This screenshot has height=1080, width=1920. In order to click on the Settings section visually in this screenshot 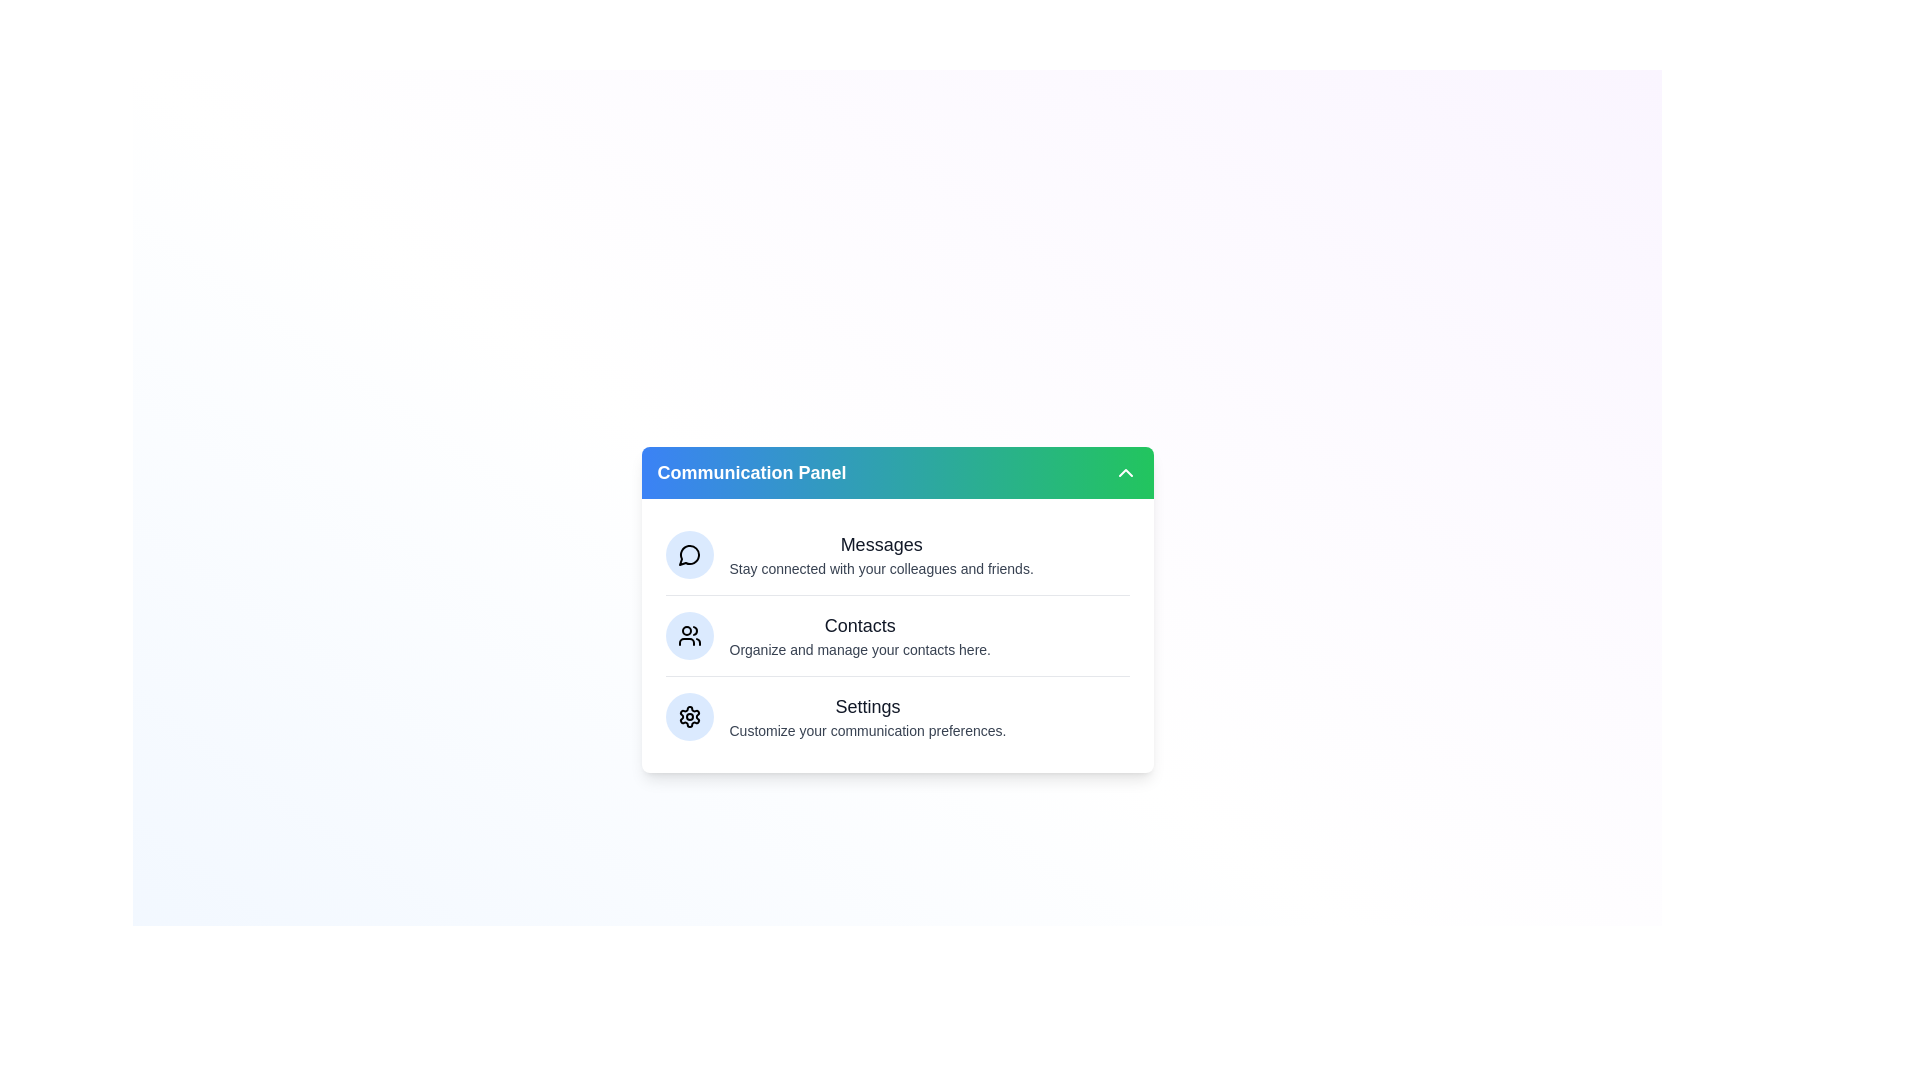, I will do `click(689, 716)`.